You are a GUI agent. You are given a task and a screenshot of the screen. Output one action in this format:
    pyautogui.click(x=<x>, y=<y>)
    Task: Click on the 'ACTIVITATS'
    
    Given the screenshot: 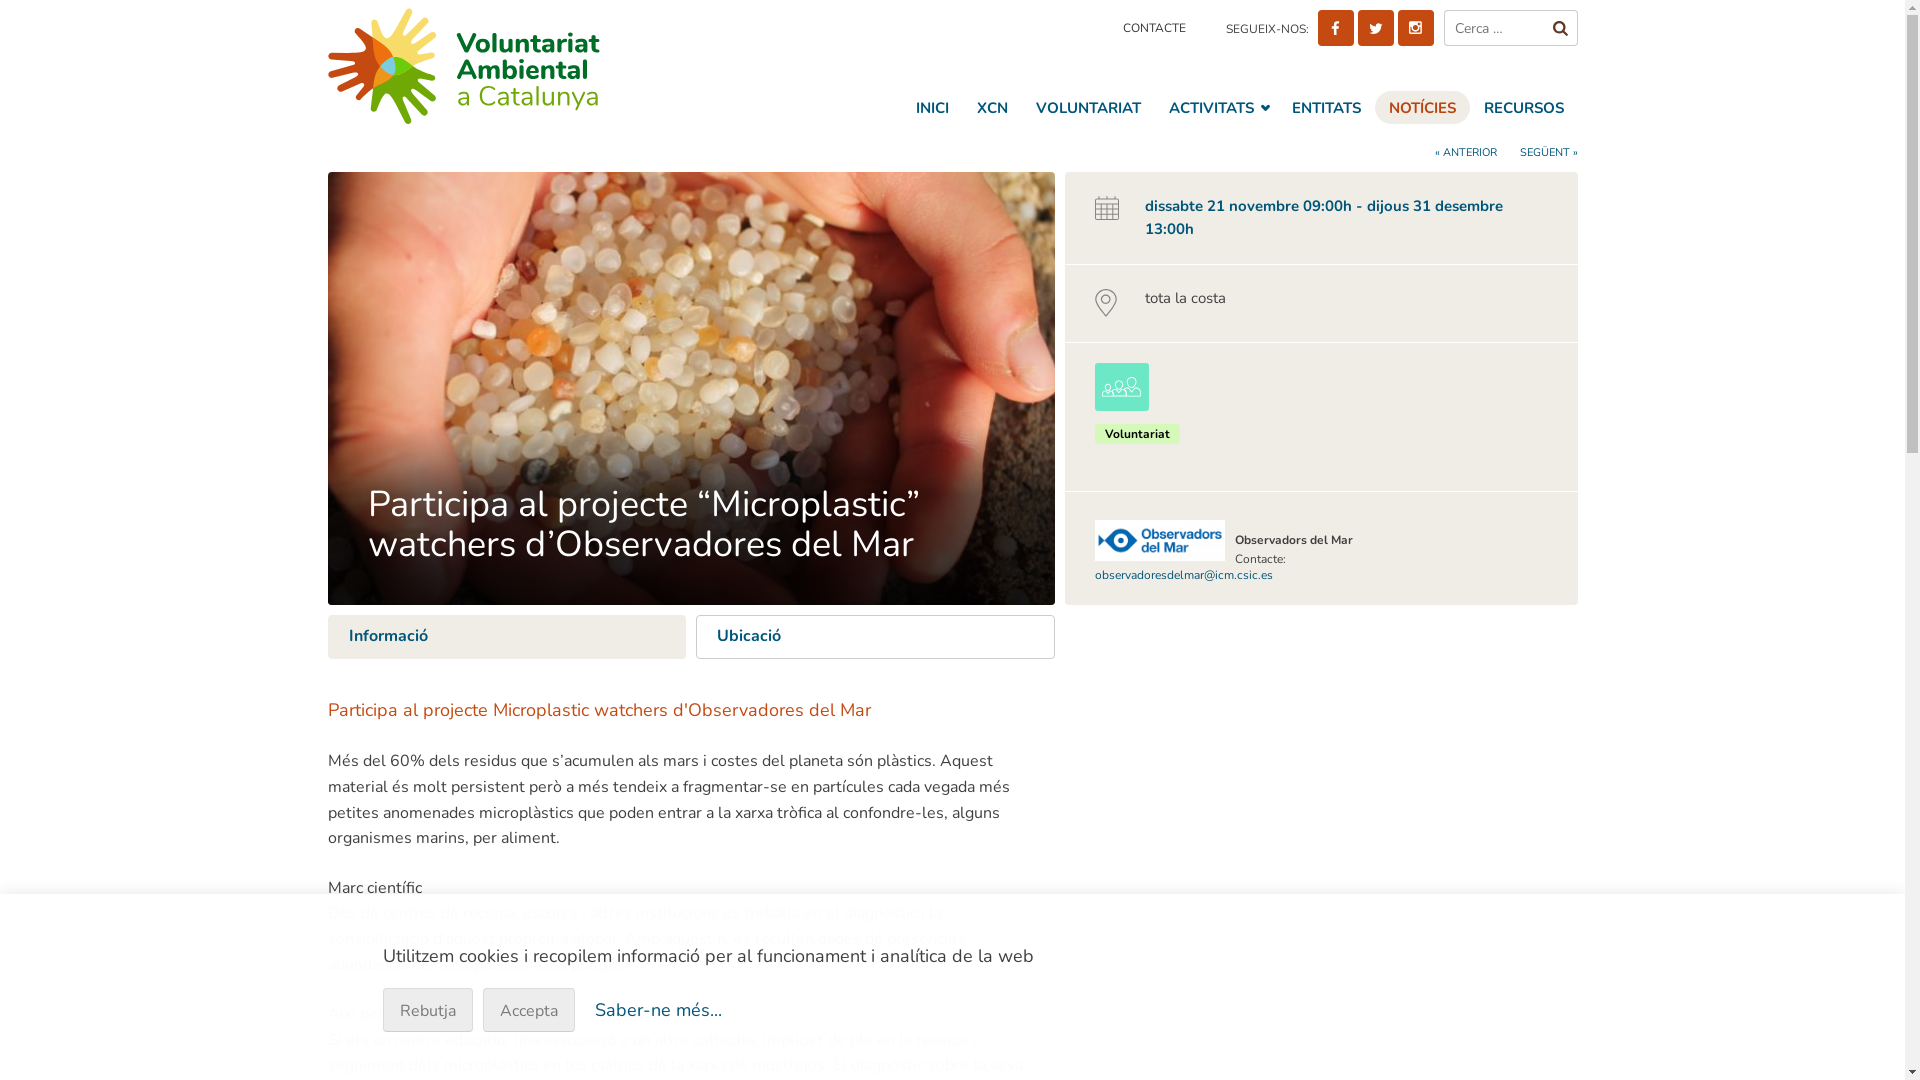 What is the action you would take?
    pyautogui.click(x=1214, y=107)
    